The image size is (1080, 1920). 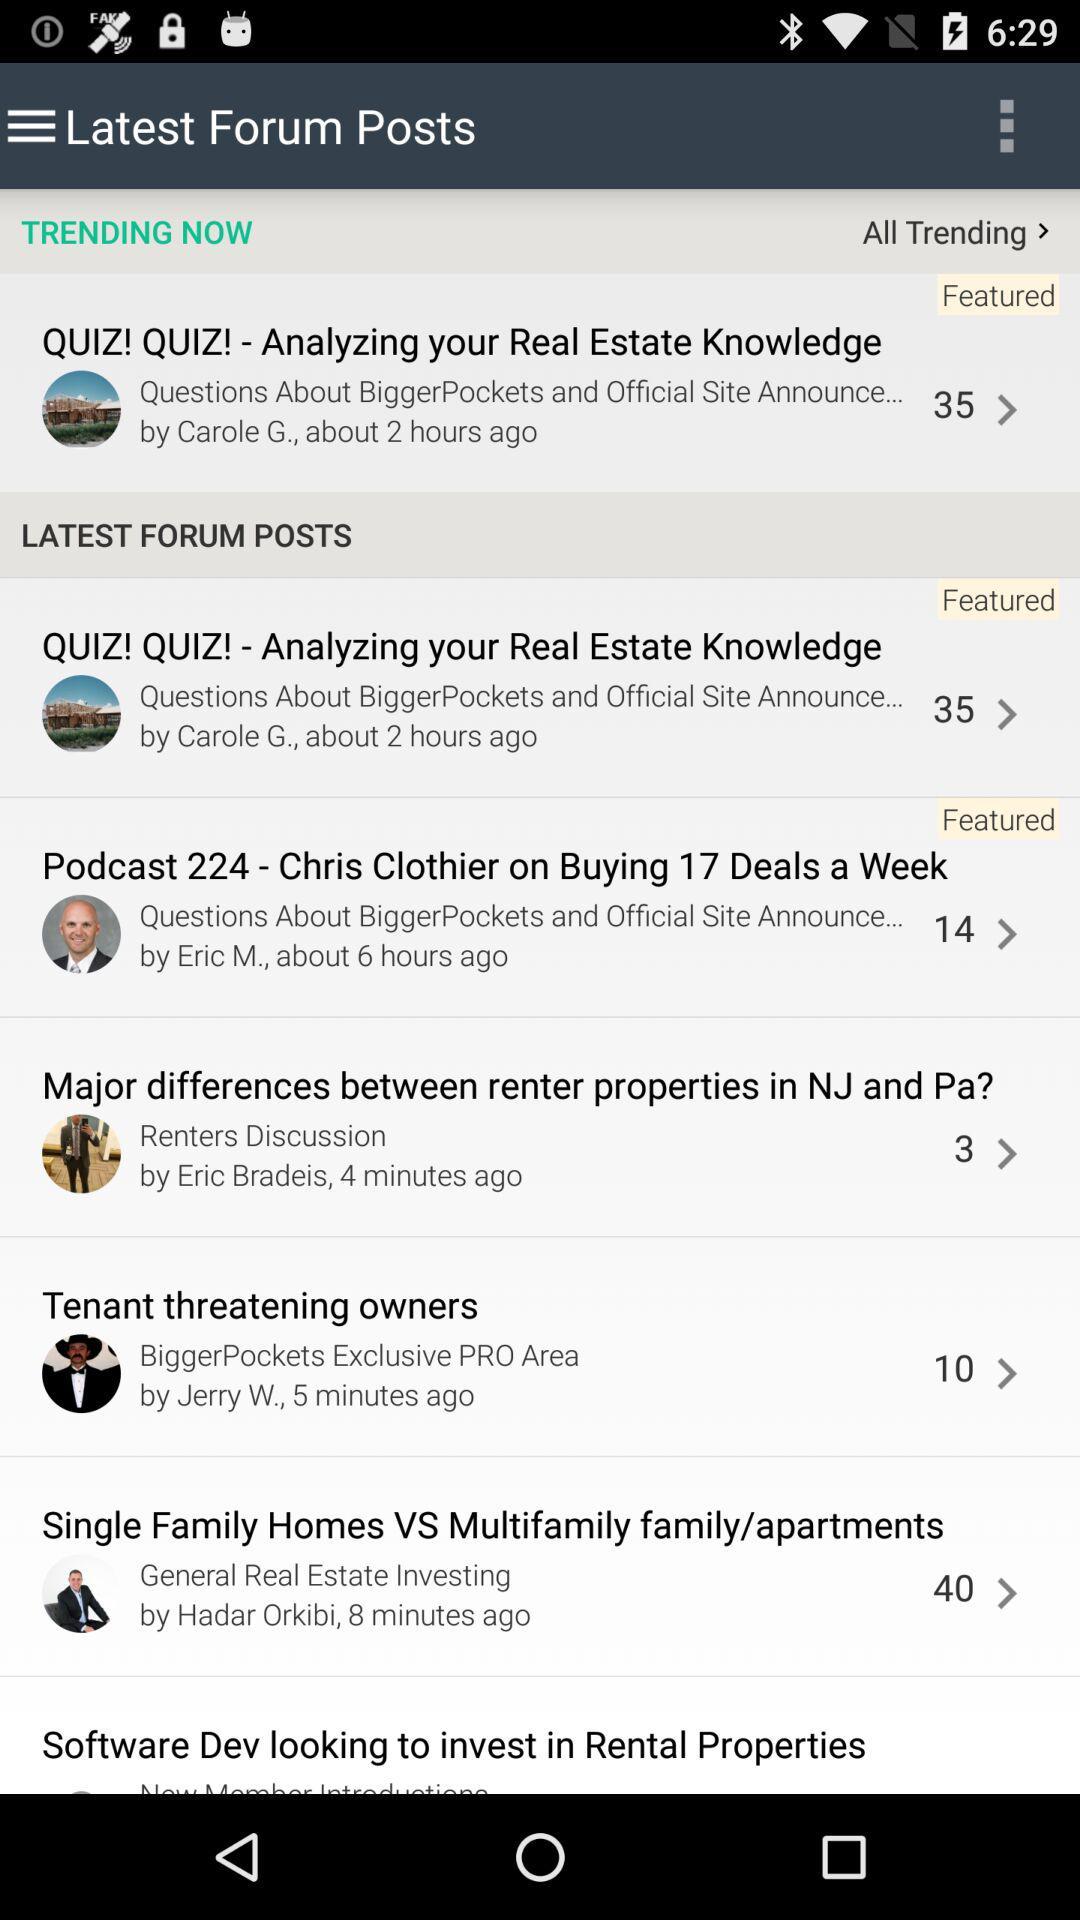 I want to click on item to the left of all trending icon, so click(x=135, y=231).